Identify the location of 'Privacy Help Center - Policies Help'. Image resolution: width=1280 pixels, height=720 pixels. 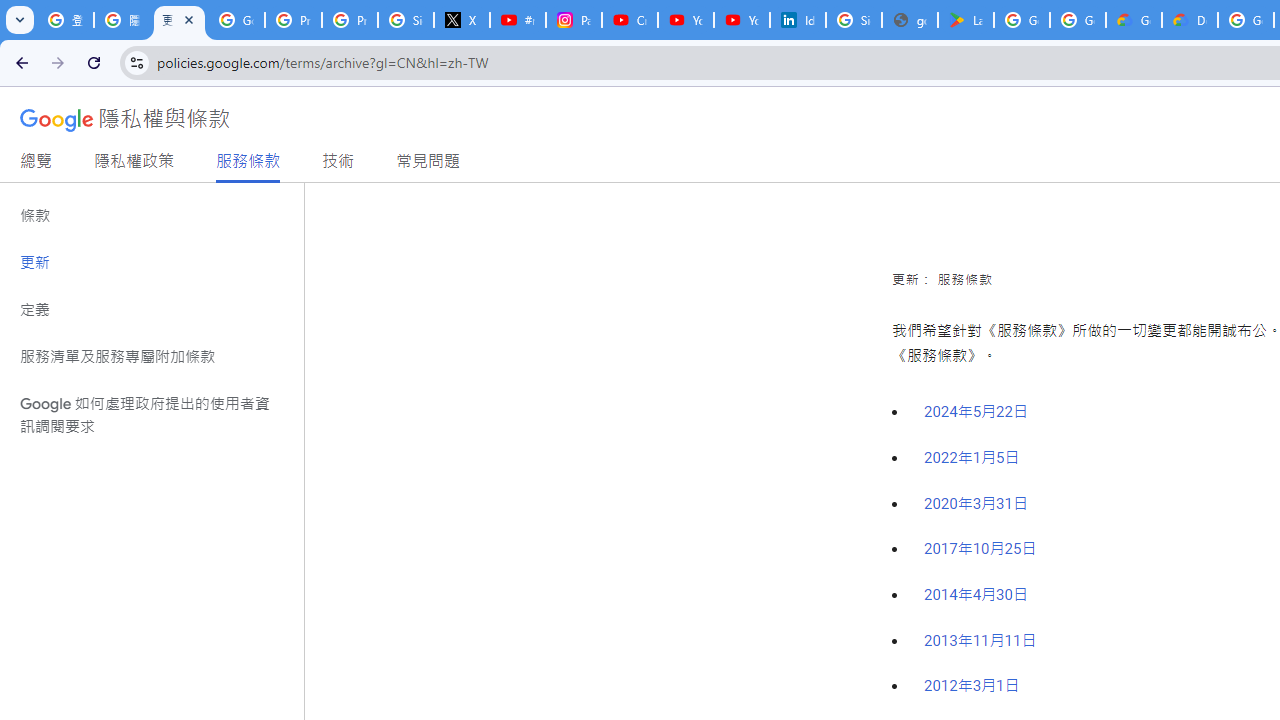
(350, 20).